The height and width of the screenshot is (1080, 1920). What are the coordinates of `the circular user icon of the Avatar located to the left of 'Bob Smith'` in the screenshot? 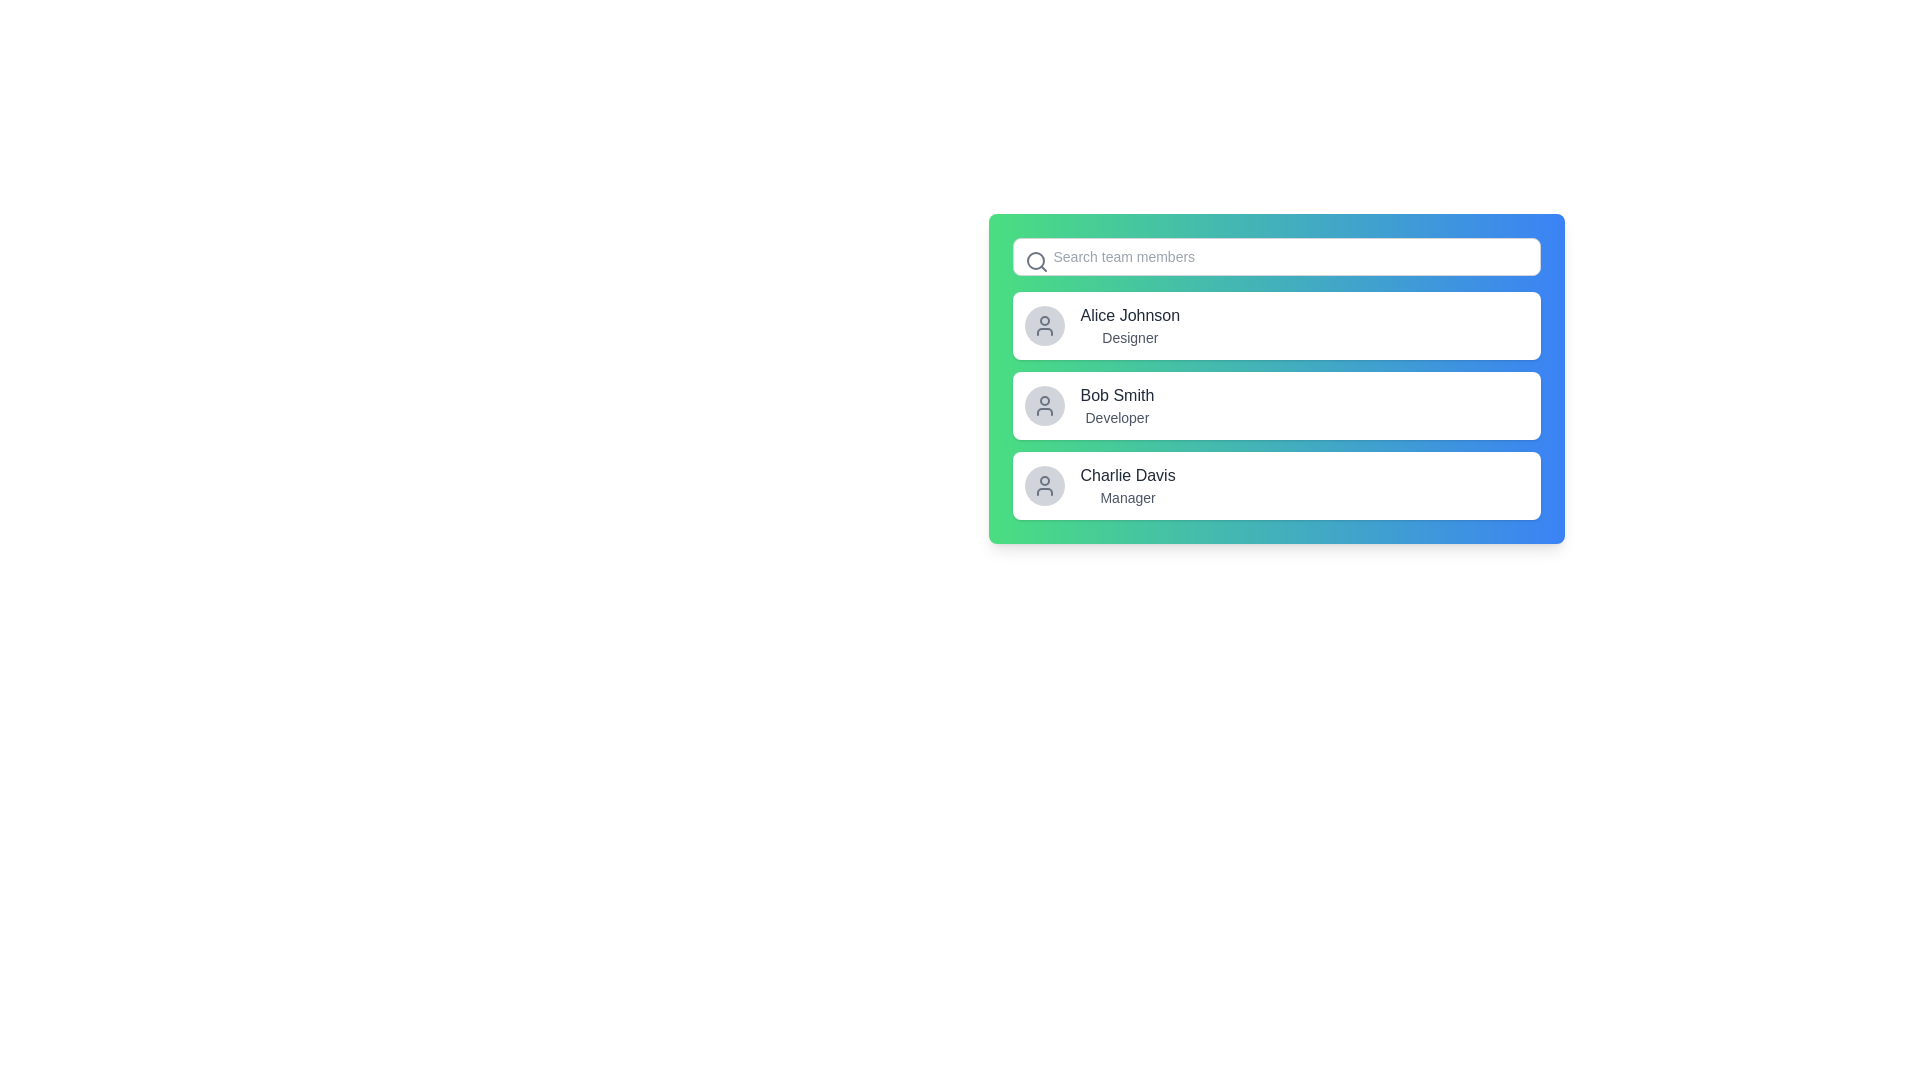 It's located at (1043, 405).